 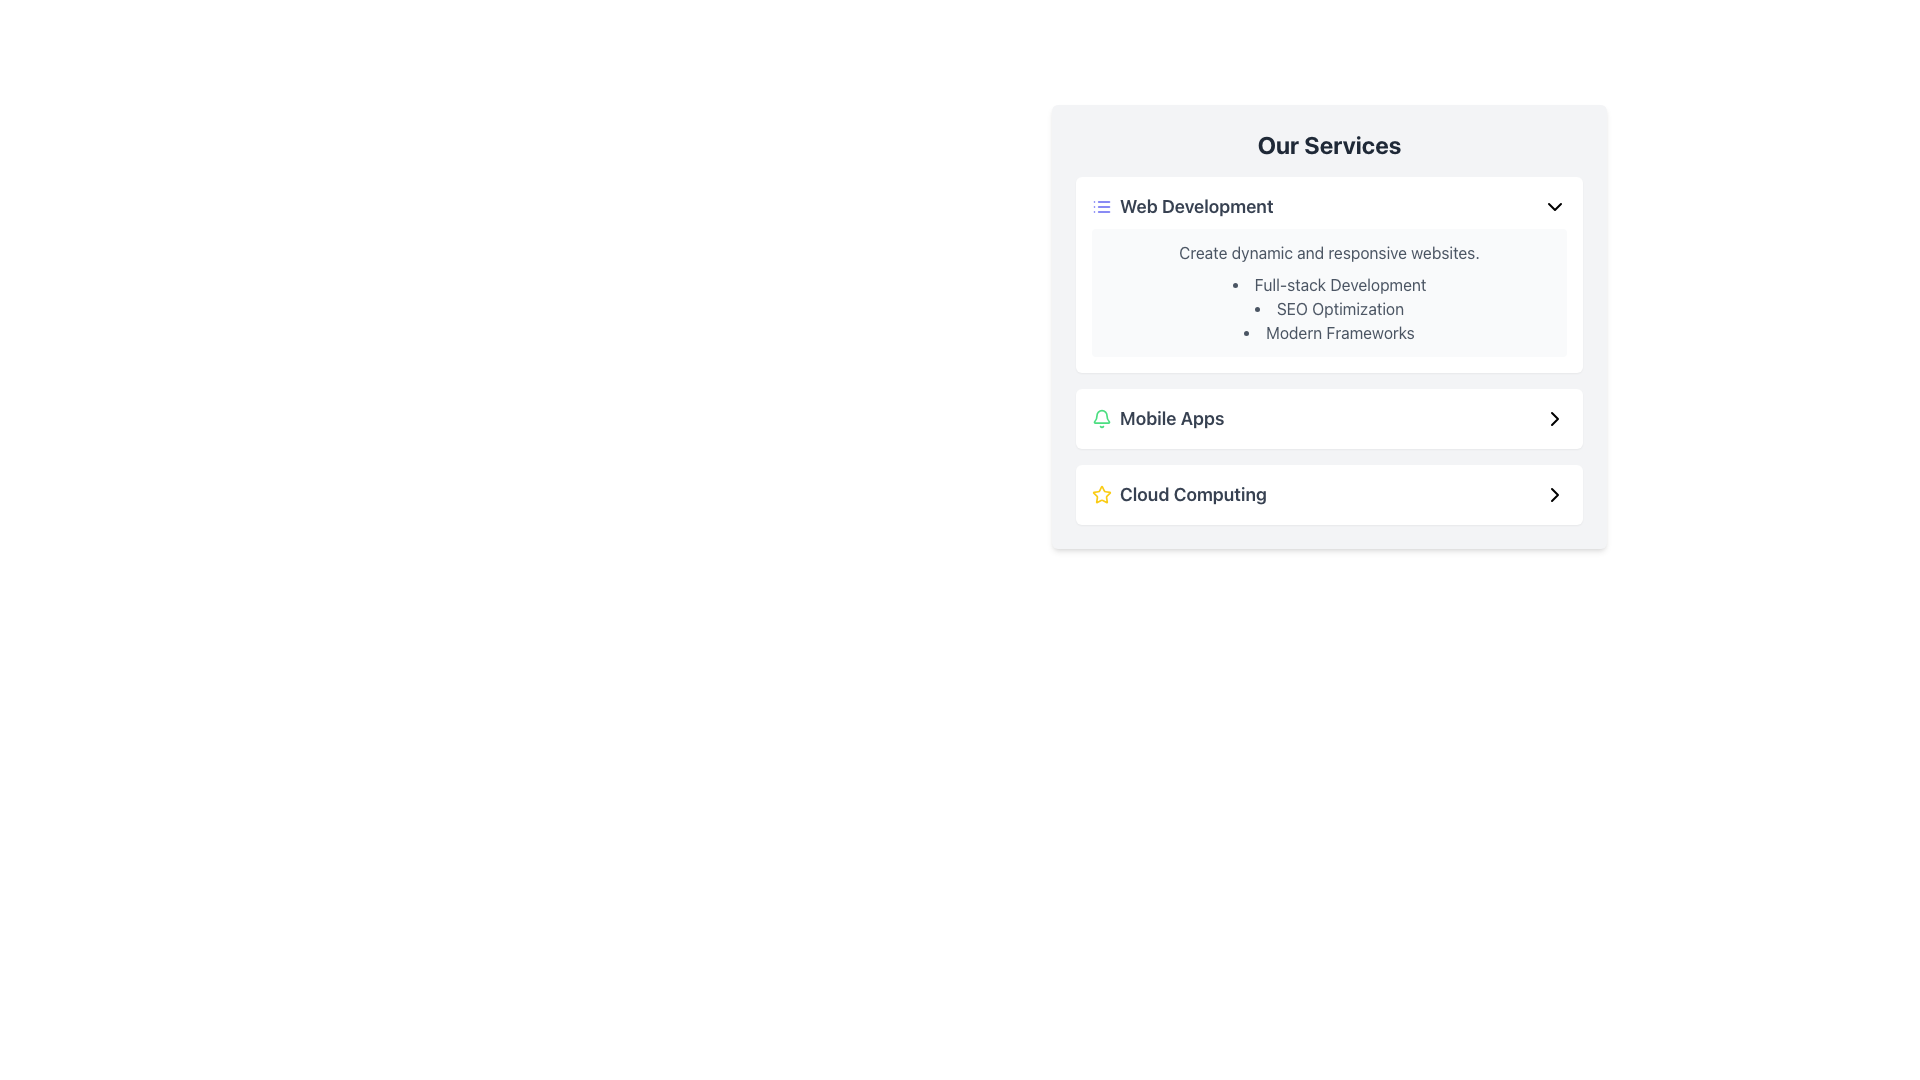 I want to click on the text label indicating 'SEO Optimization' in the bulleted list under the 'Web Development' section of the 'Our Services' card interface, so click(x=1329, y=308).